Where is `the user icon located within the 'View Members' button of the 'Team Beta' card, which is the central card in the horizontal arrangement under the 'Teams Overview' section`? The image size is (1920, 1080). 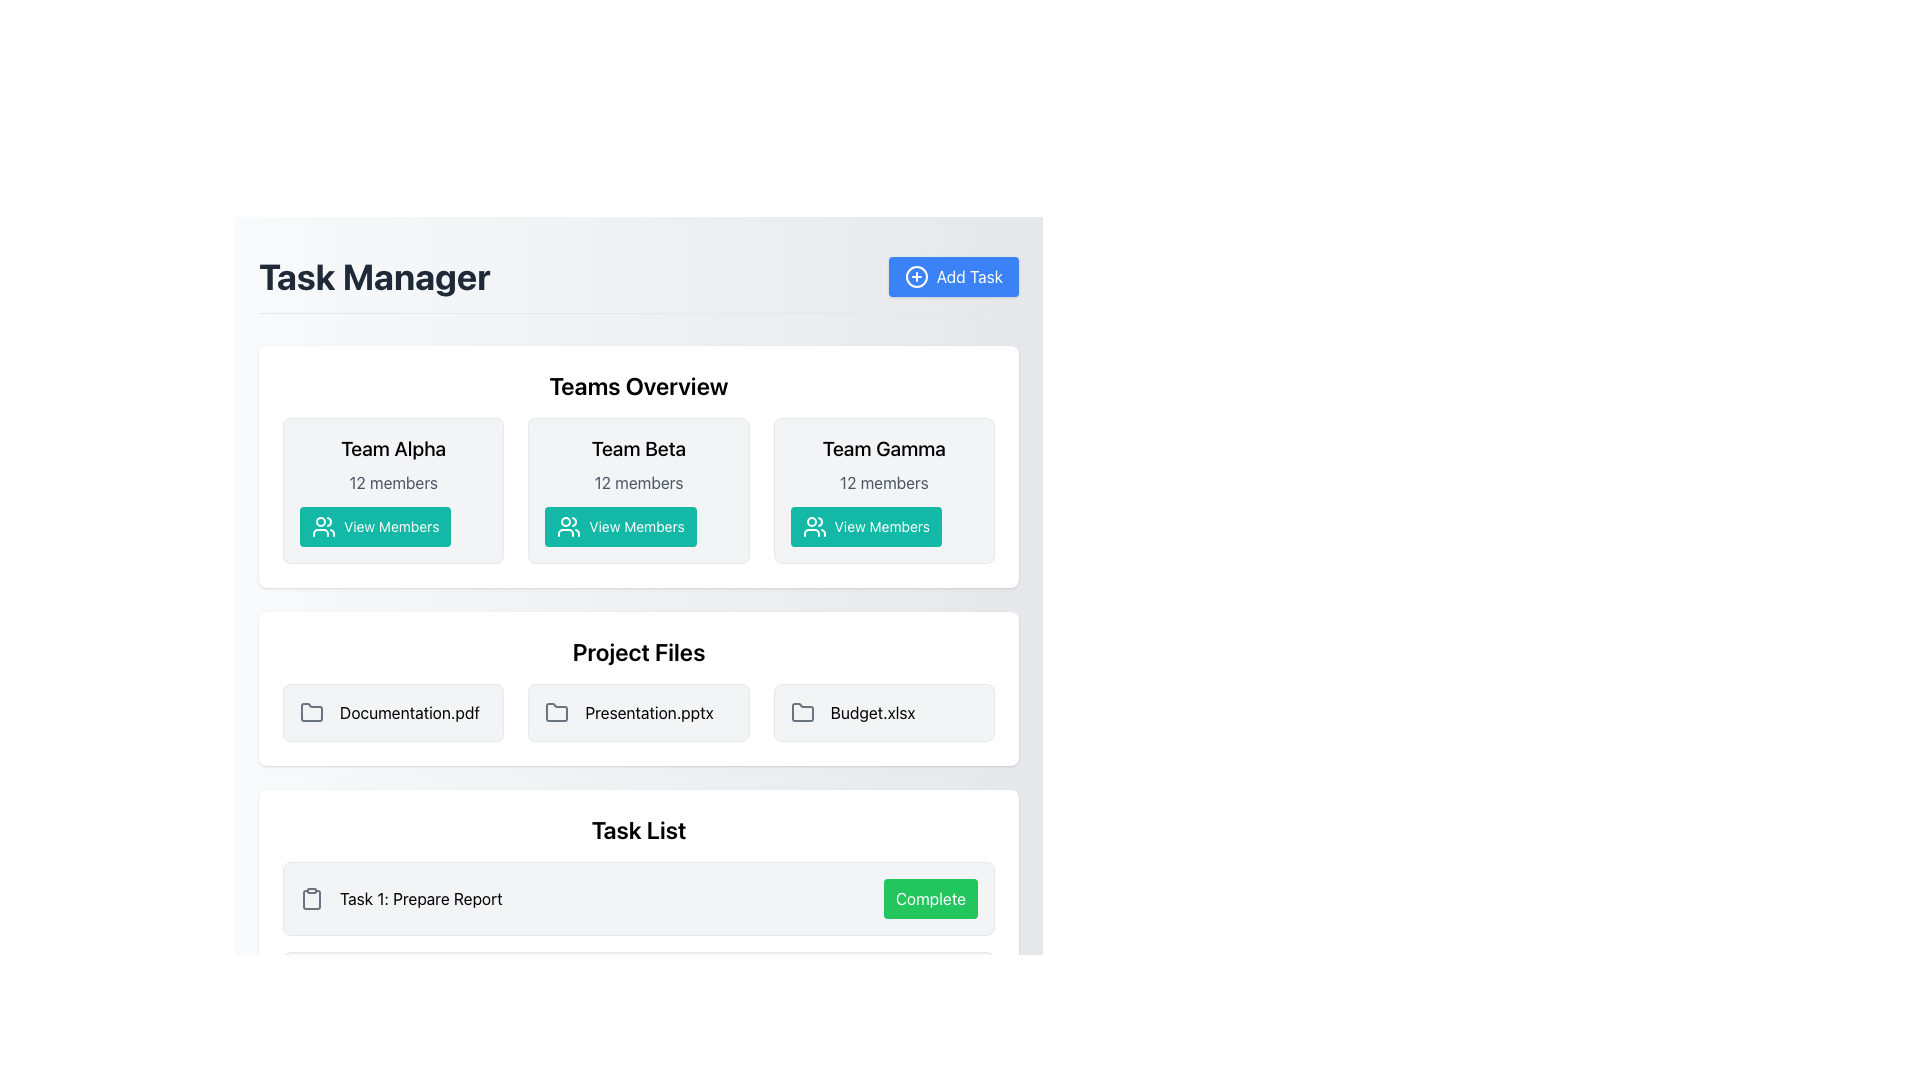 the user icon located within the 'View Members' button of the 'Team Beta' card, which is the central card in the horizontal arrangement under the 'Teams Overview' section is located at coordinates (568, 526).